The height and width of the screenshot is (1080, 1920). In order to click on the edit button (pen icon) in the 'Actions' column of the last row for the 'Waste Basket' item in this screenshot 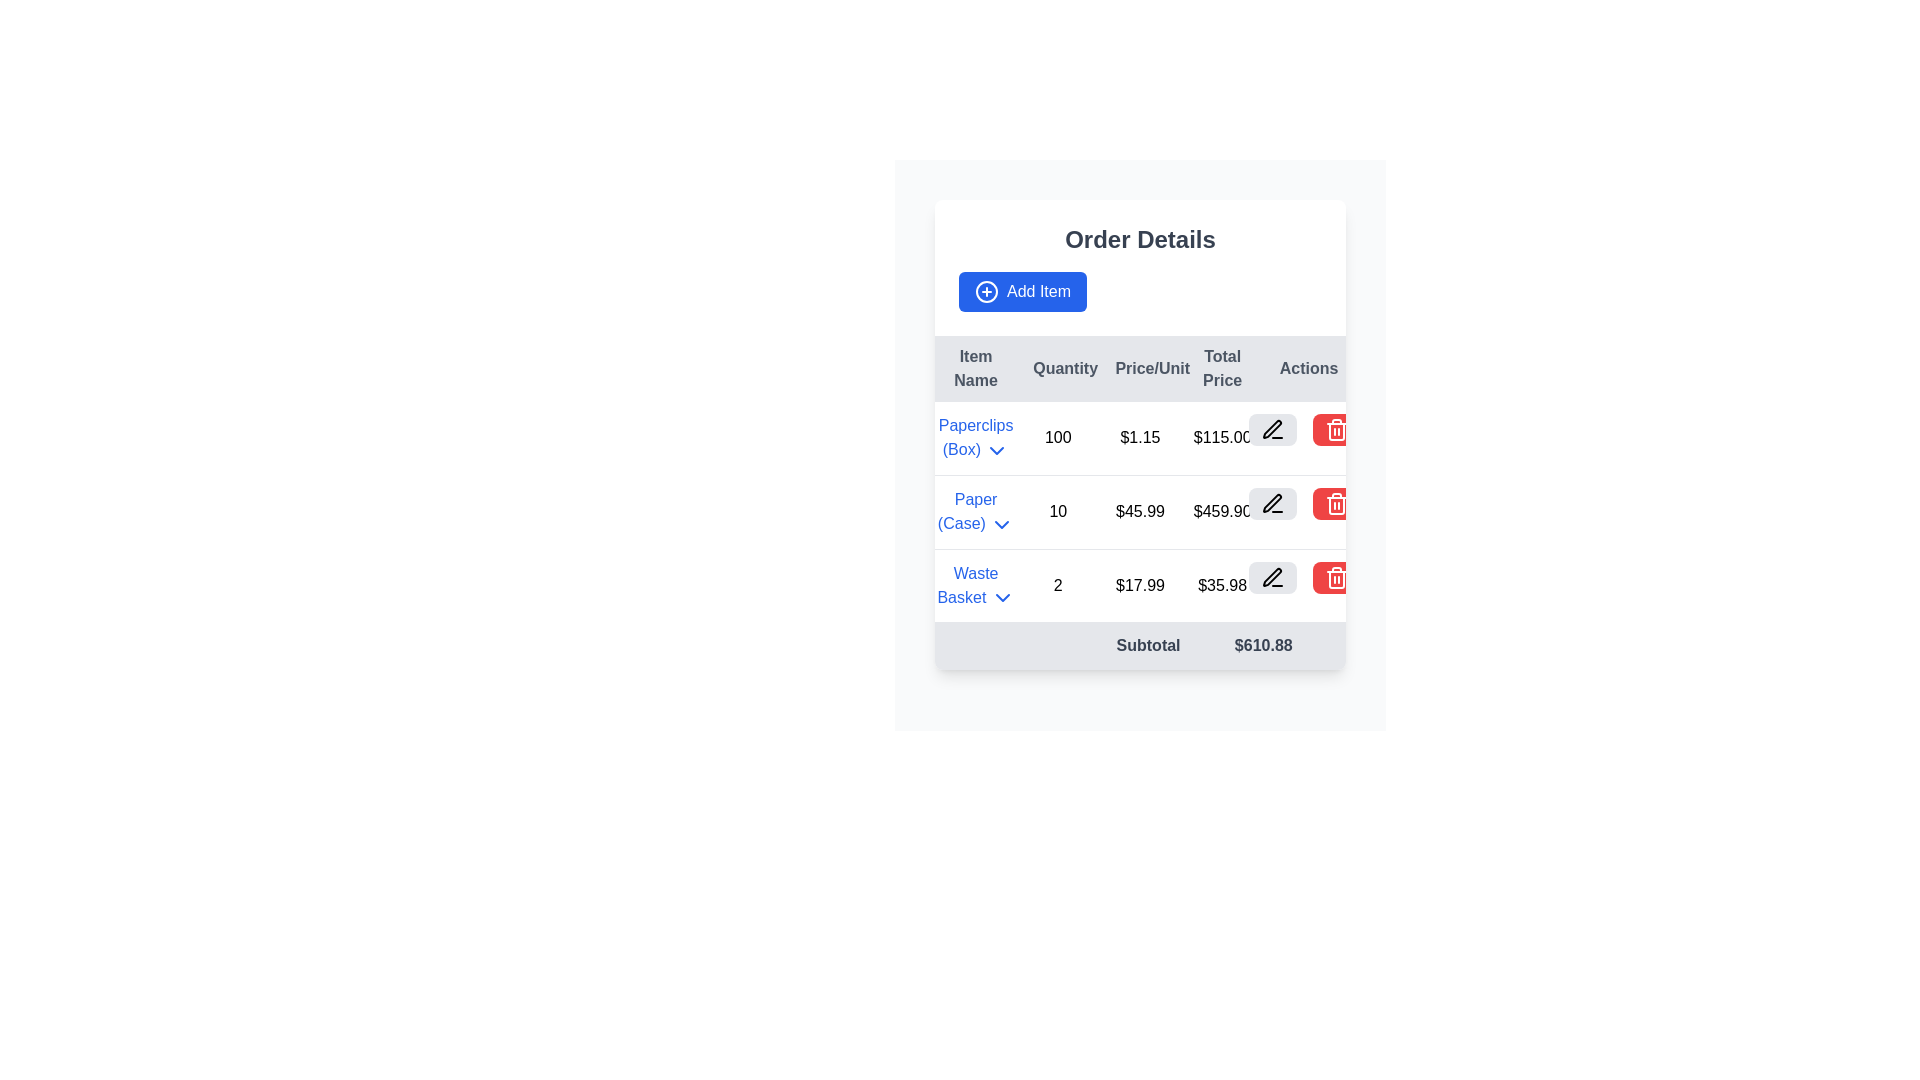, I will do `click(1271, 577)`.